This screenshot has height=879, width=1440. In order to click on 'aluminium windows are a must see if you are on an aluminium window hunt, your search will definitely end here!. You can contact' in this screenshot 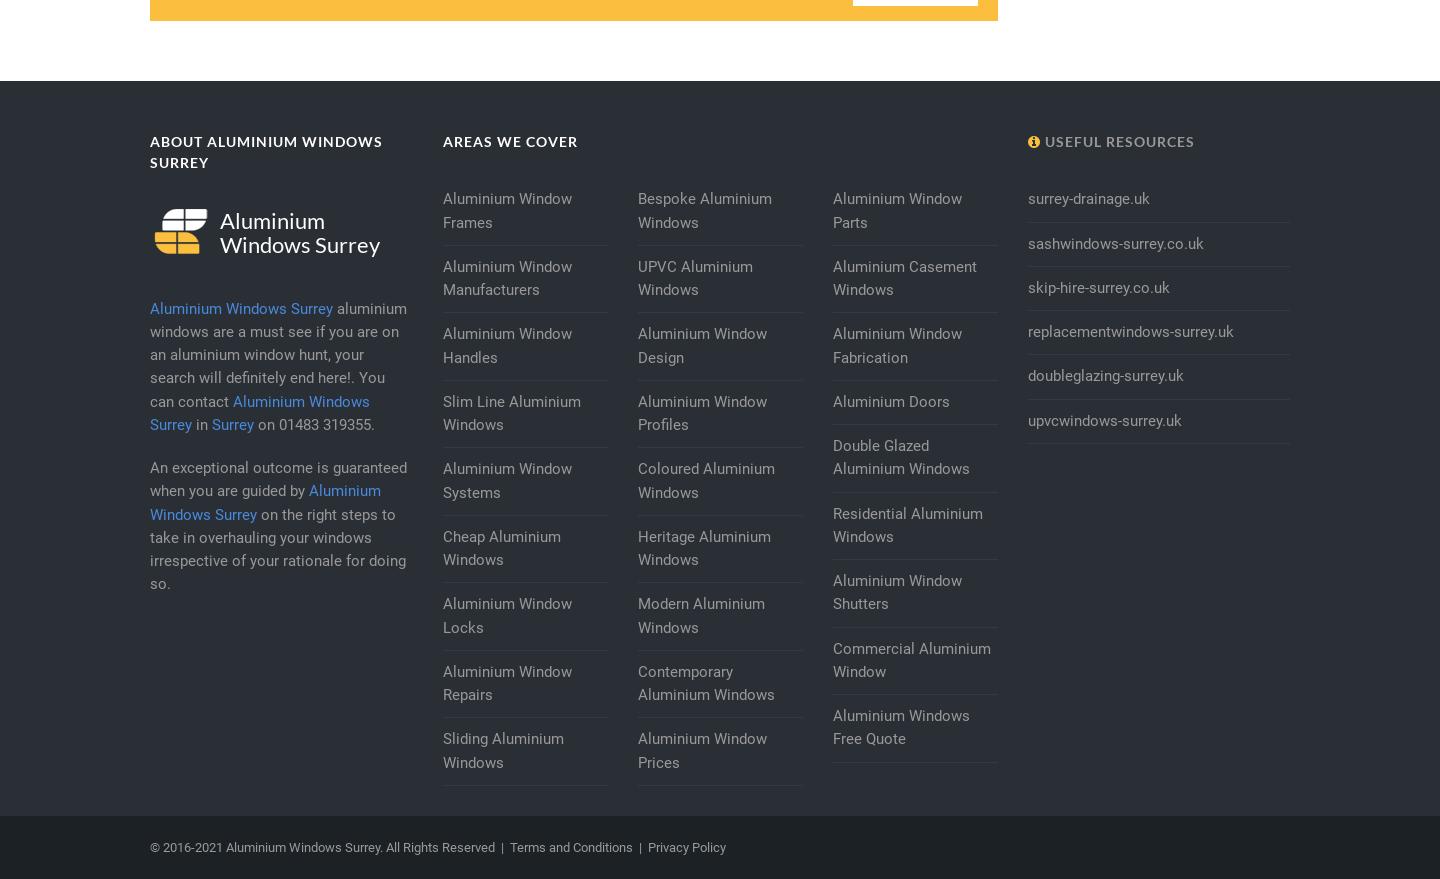, I will do `click(277, 353)`.